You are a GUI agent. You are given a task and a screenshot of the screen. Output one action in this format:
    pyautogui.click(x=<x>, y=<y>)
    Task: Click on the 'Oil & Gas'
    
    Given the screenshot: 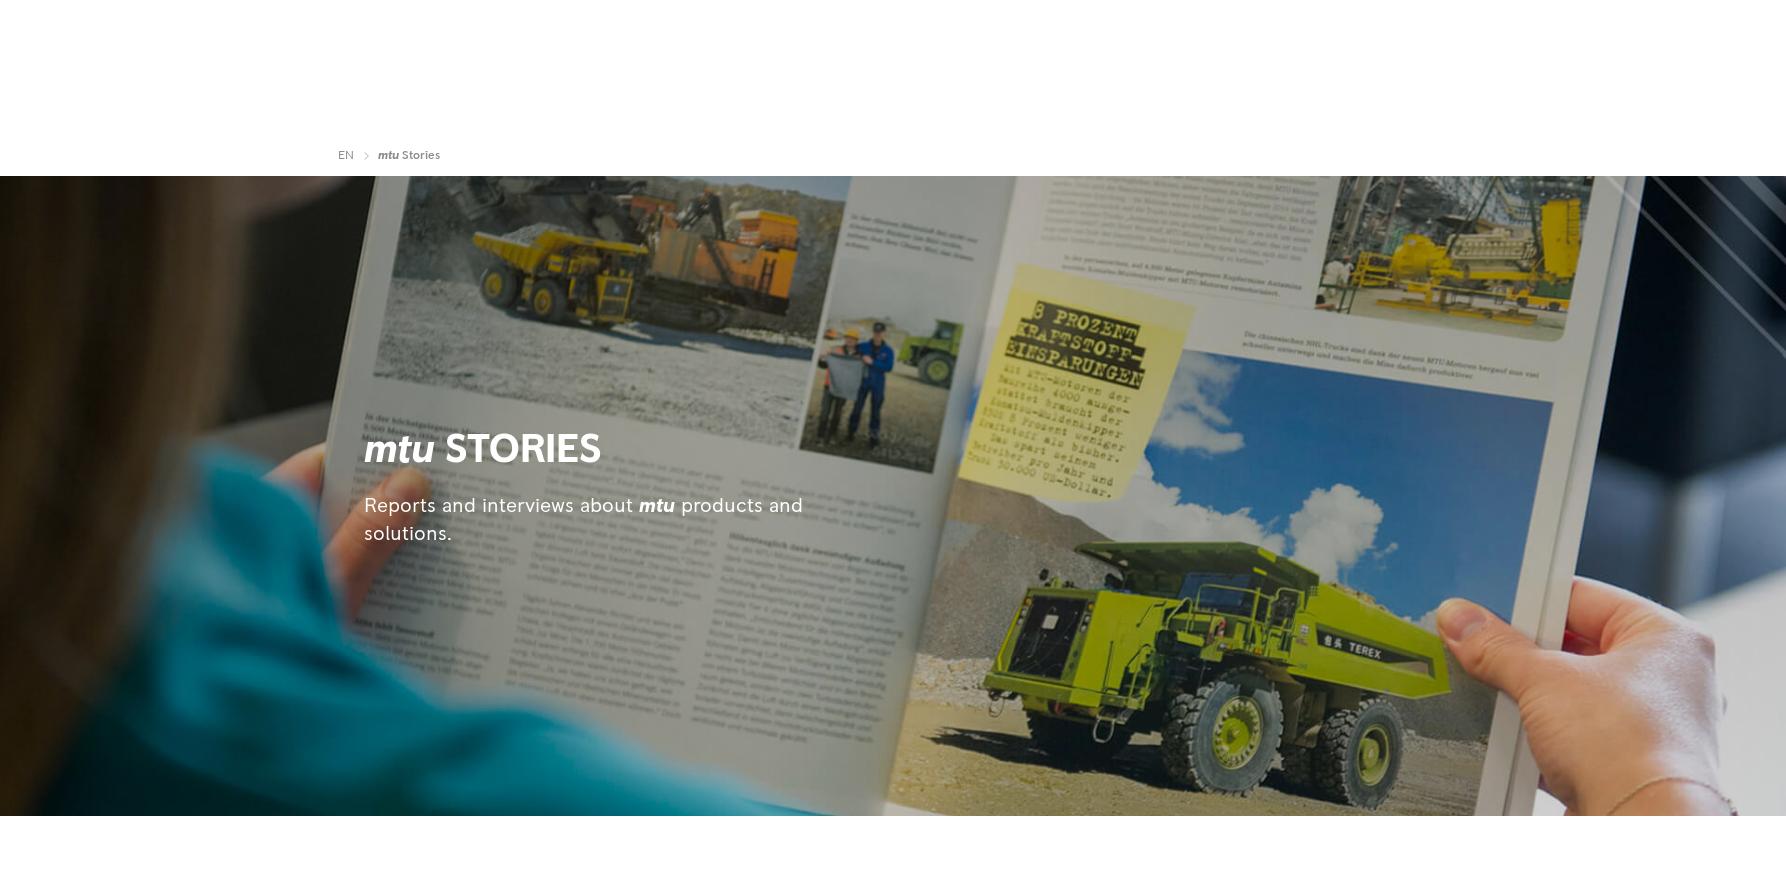 What is the action you would take?
    pyautogui.click(x=761, y=109)
    